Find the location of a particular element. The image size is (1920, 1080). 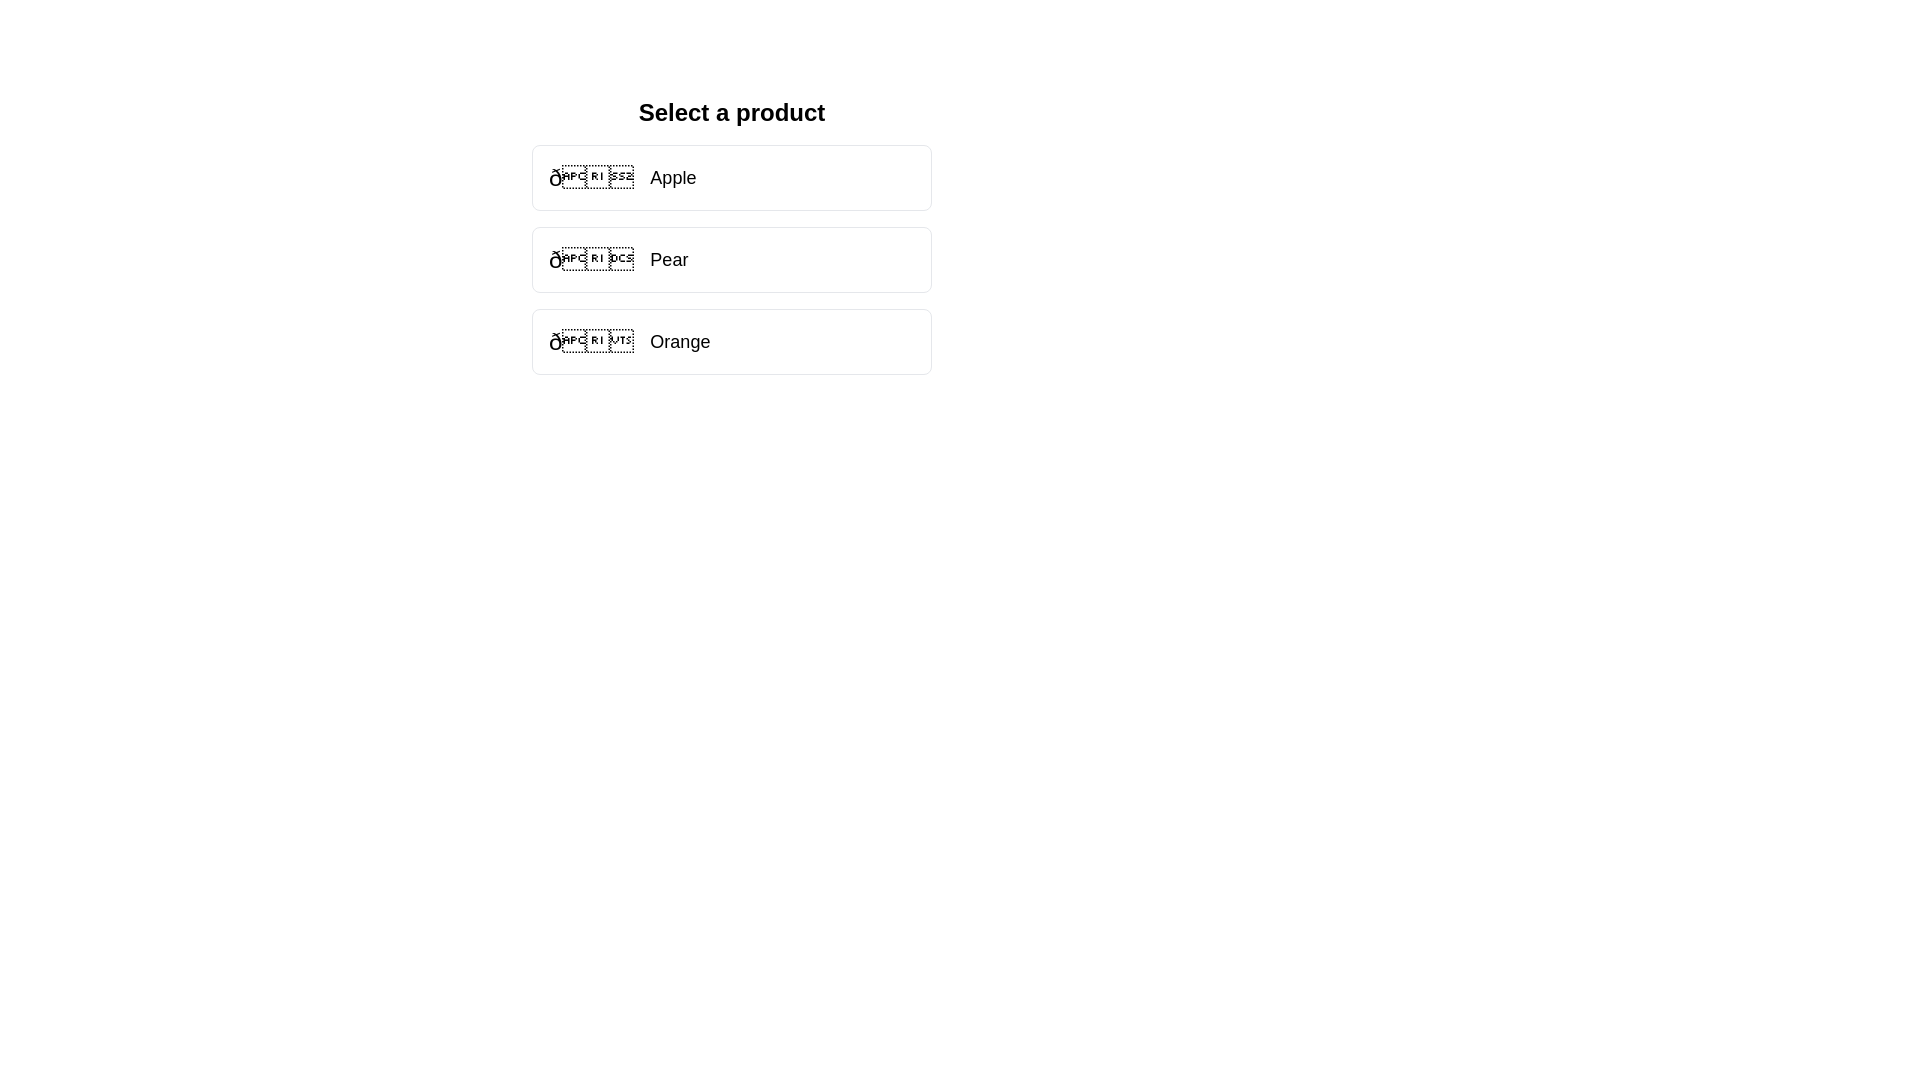

text of the Text heading element, which indicates that the following items are part of a product selection process is located at coordinates (730, 112).